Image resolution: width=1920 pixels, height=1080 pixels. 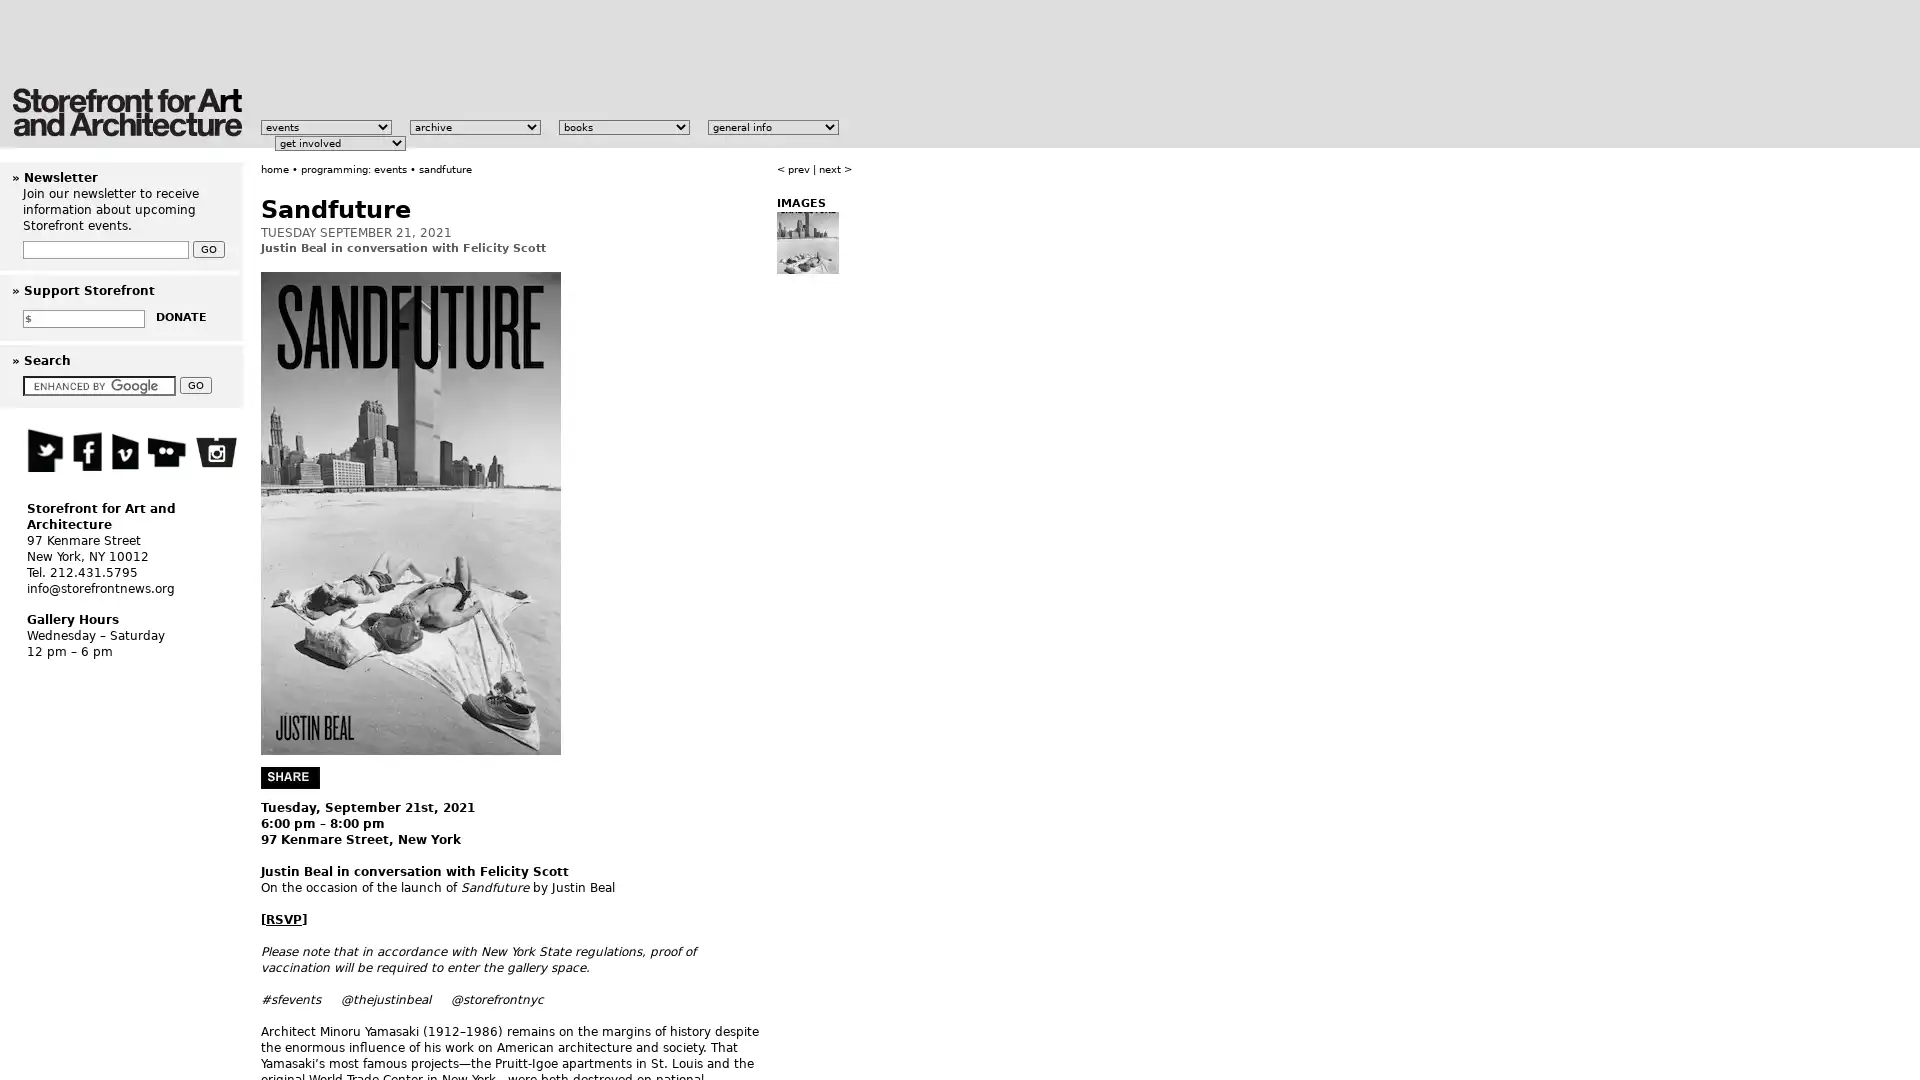 What do you see at coordinates (196, 385) in the screenshot?
I see `GO` at bounding box center [196, 385].